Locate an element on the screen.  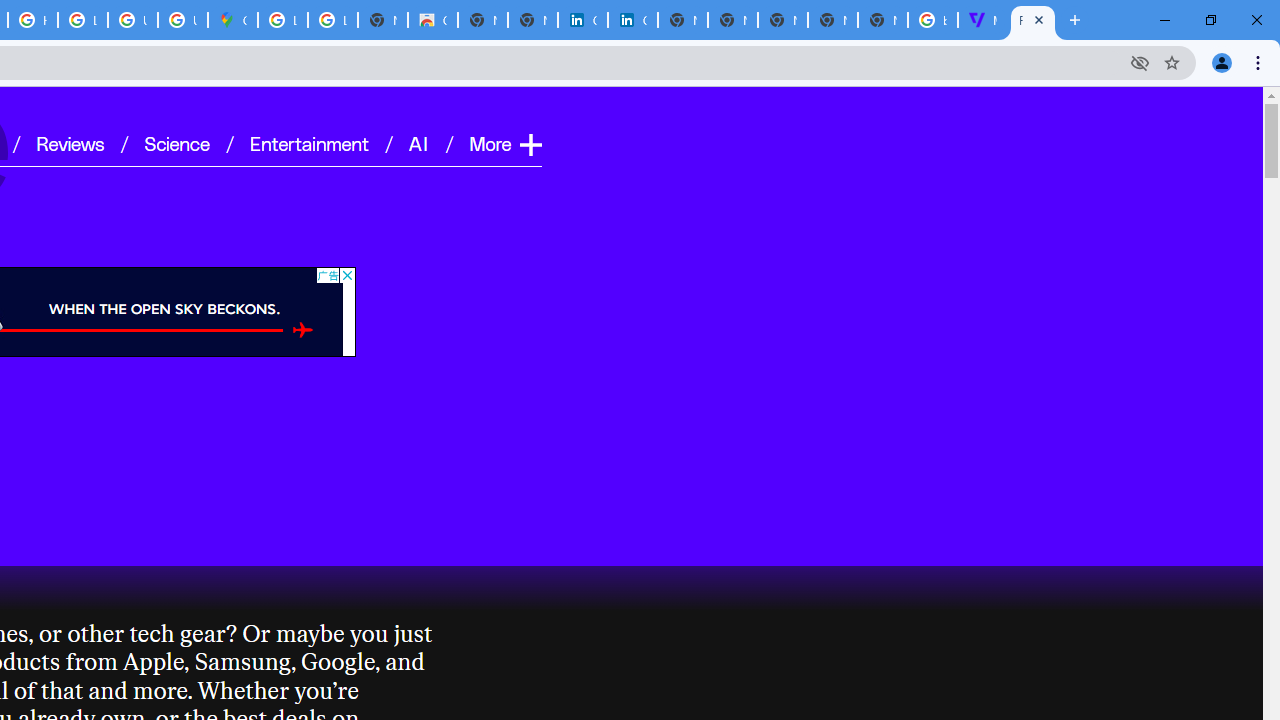
'Expand' is located at coordinates (529, 143).